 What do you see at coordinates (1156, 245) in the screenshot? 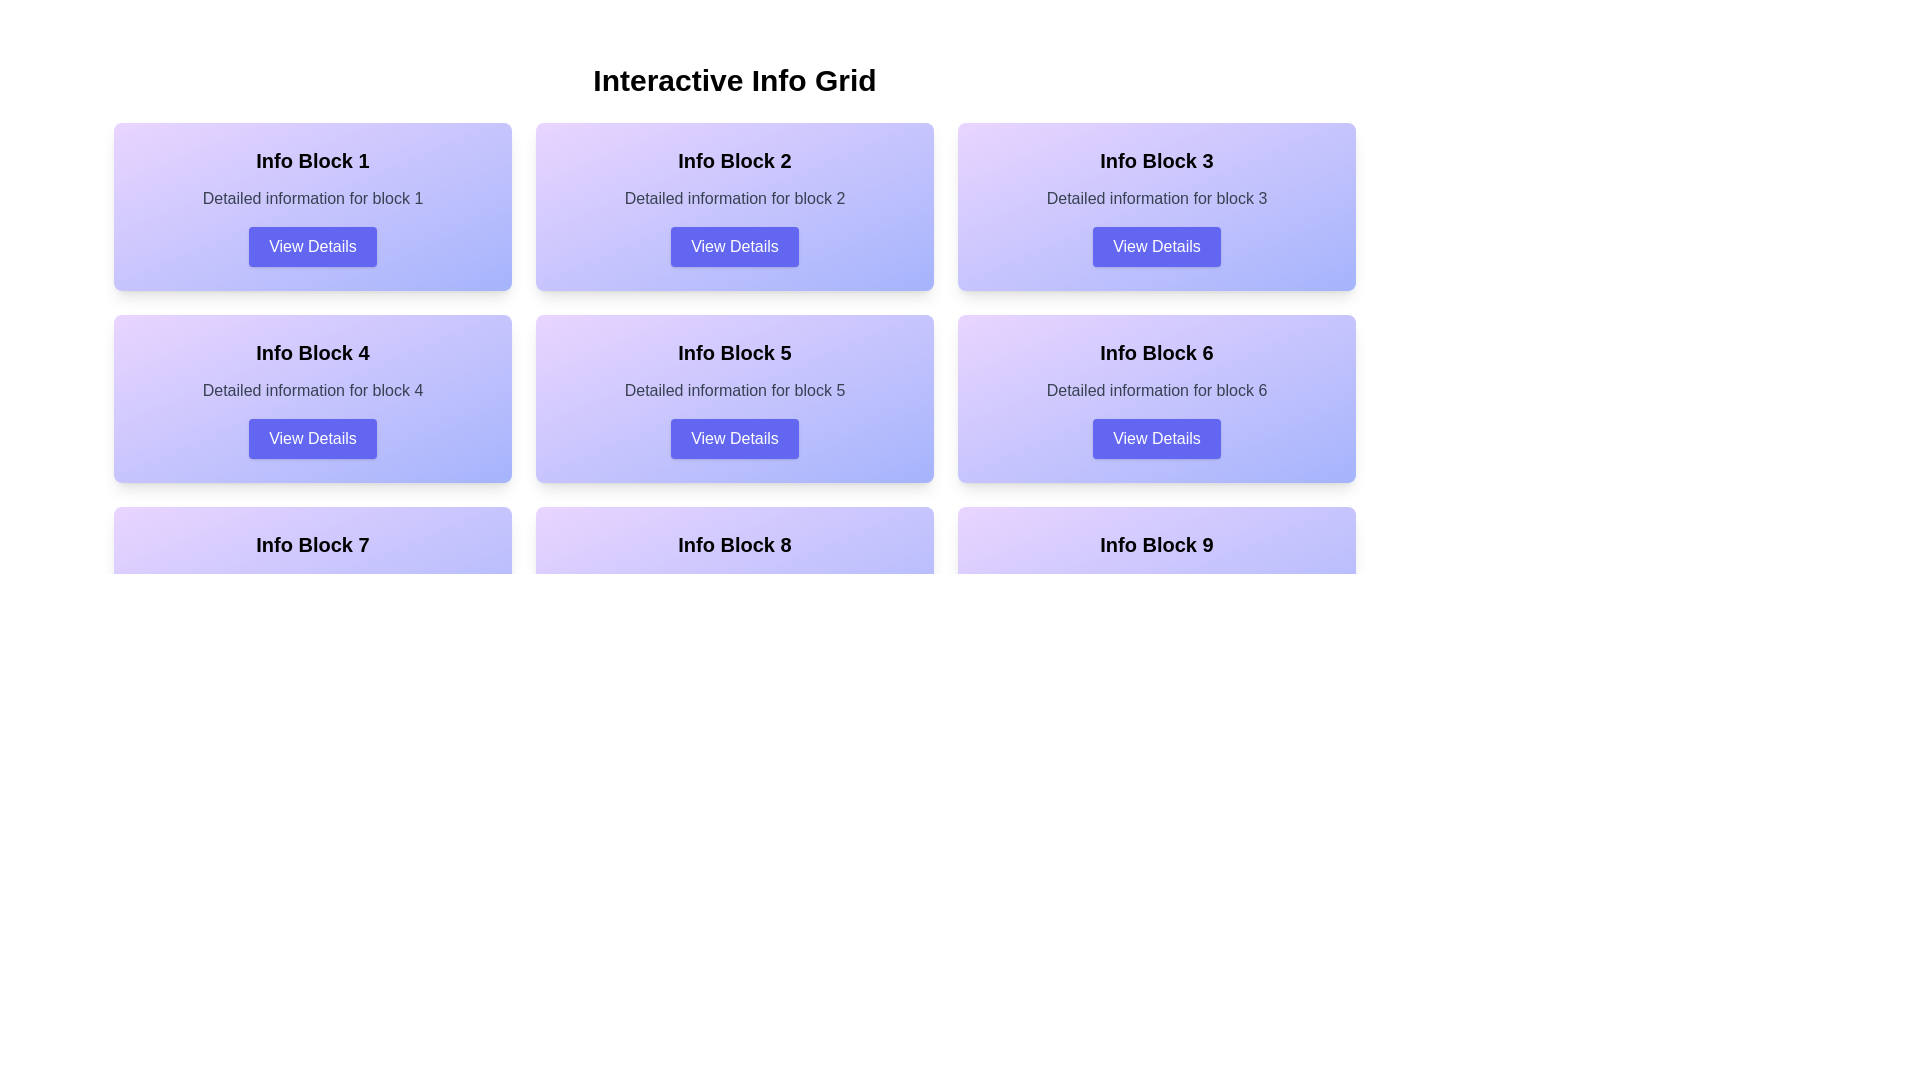
I see `the button located at the bottom of 'Info Block 3'` at bounding box center [1156, 245].